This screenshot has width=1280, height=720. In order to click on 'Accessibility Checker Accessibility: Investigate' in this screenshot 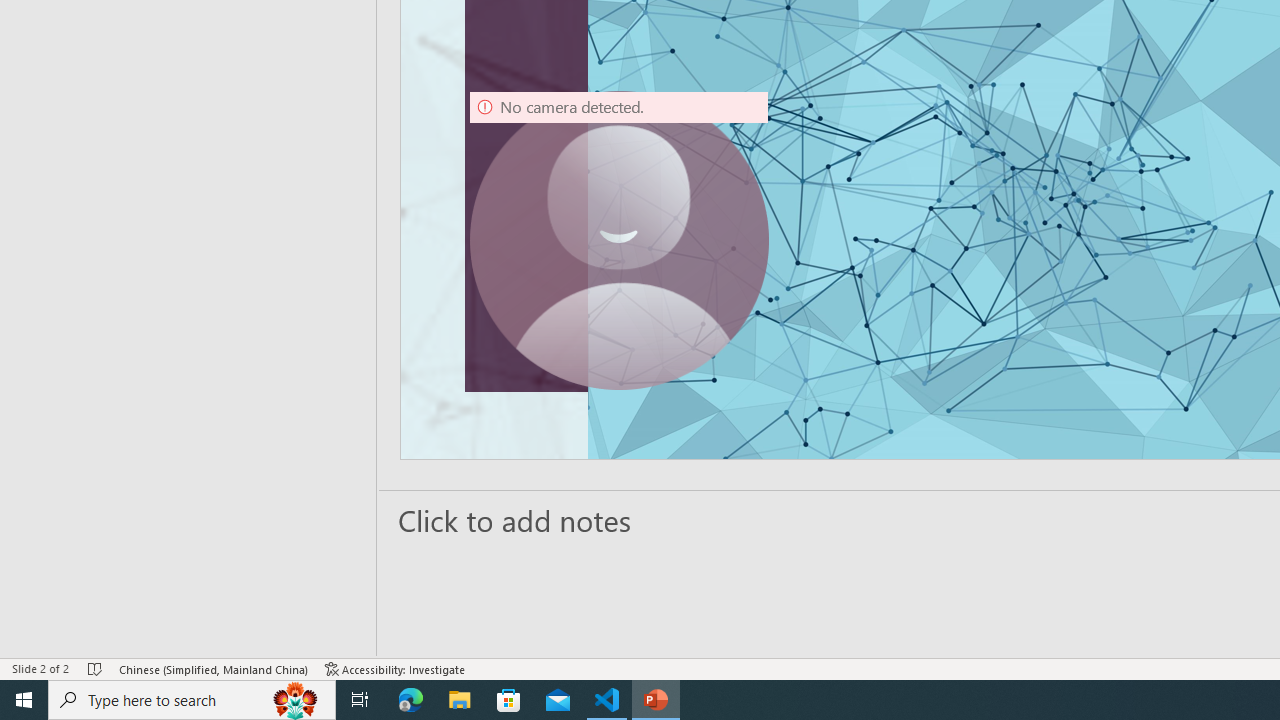, I will do `click(395, 669)`.